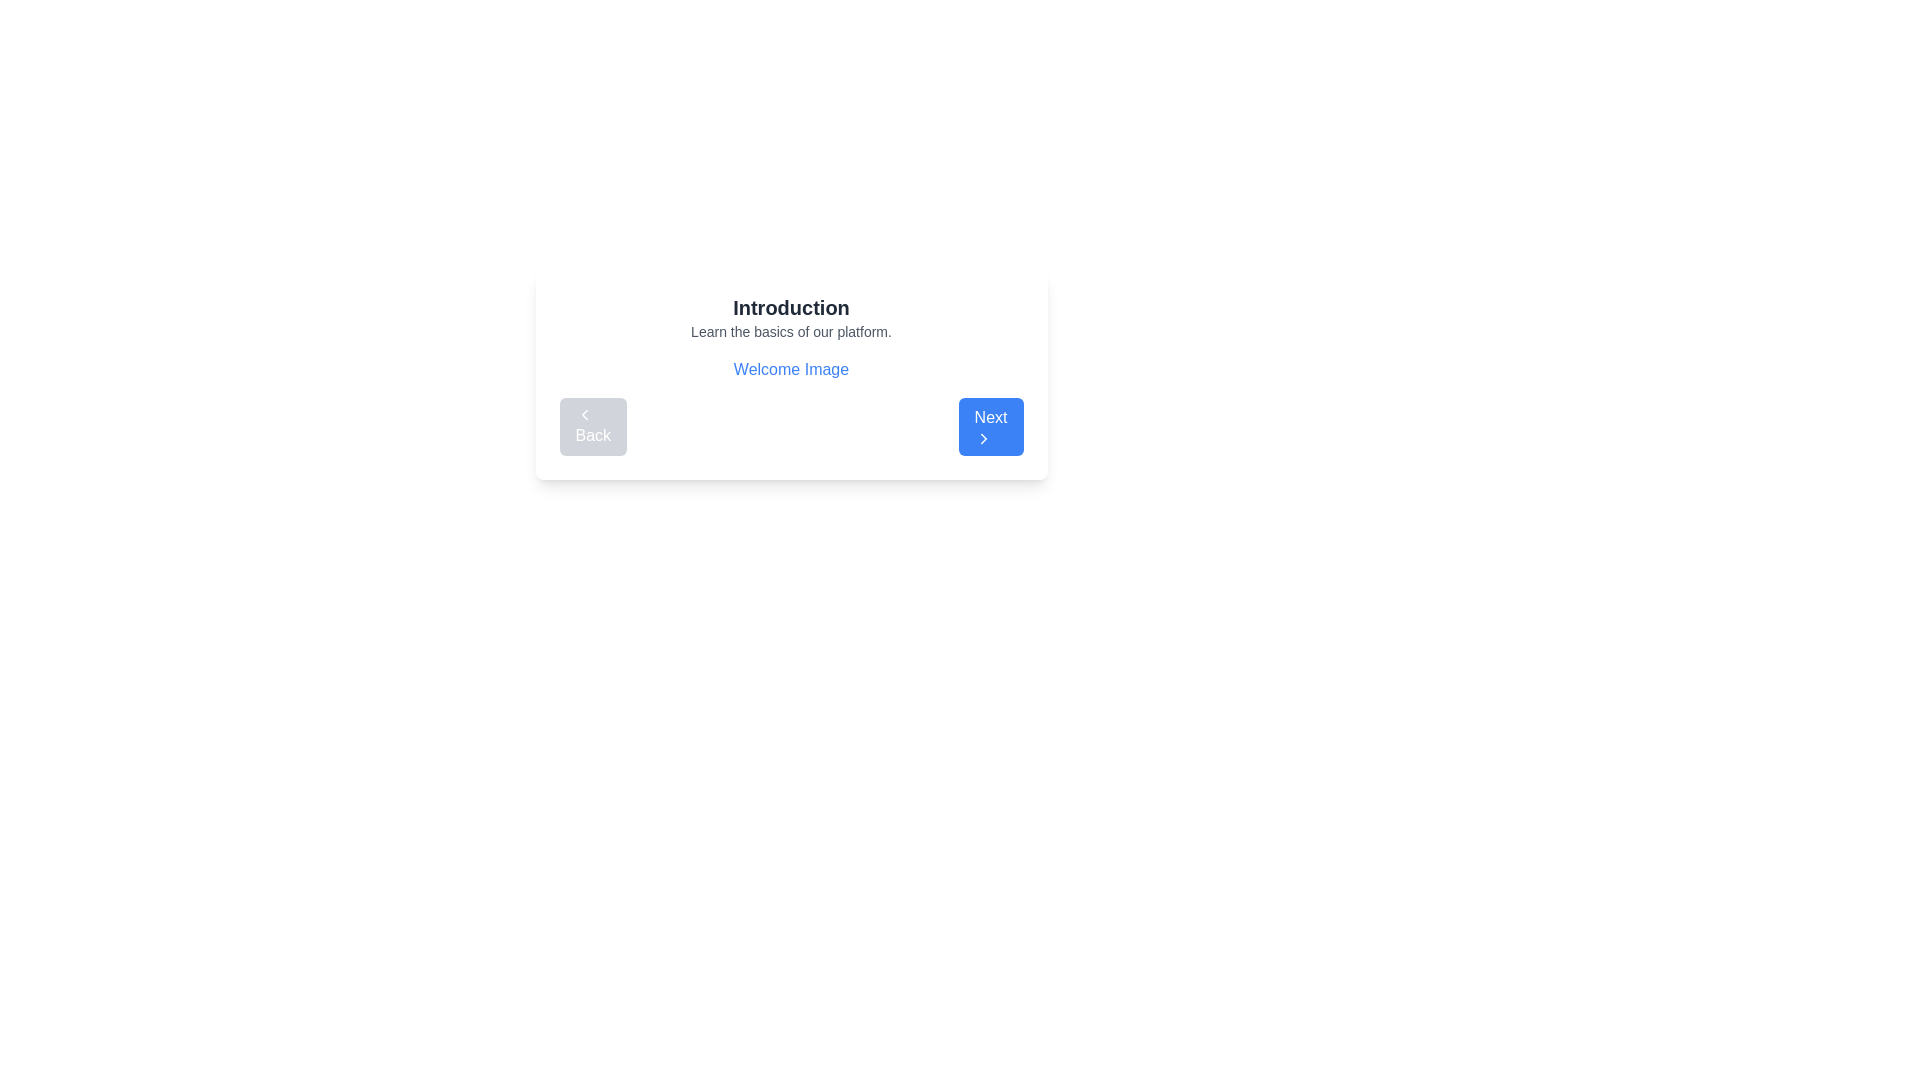  Describe the element at coordinates (983, 438) in the screenshot. I see `the right-pointing chevron icon inside the 'Next' button, which is located towards the bottom-right corner of the interface` at that location.